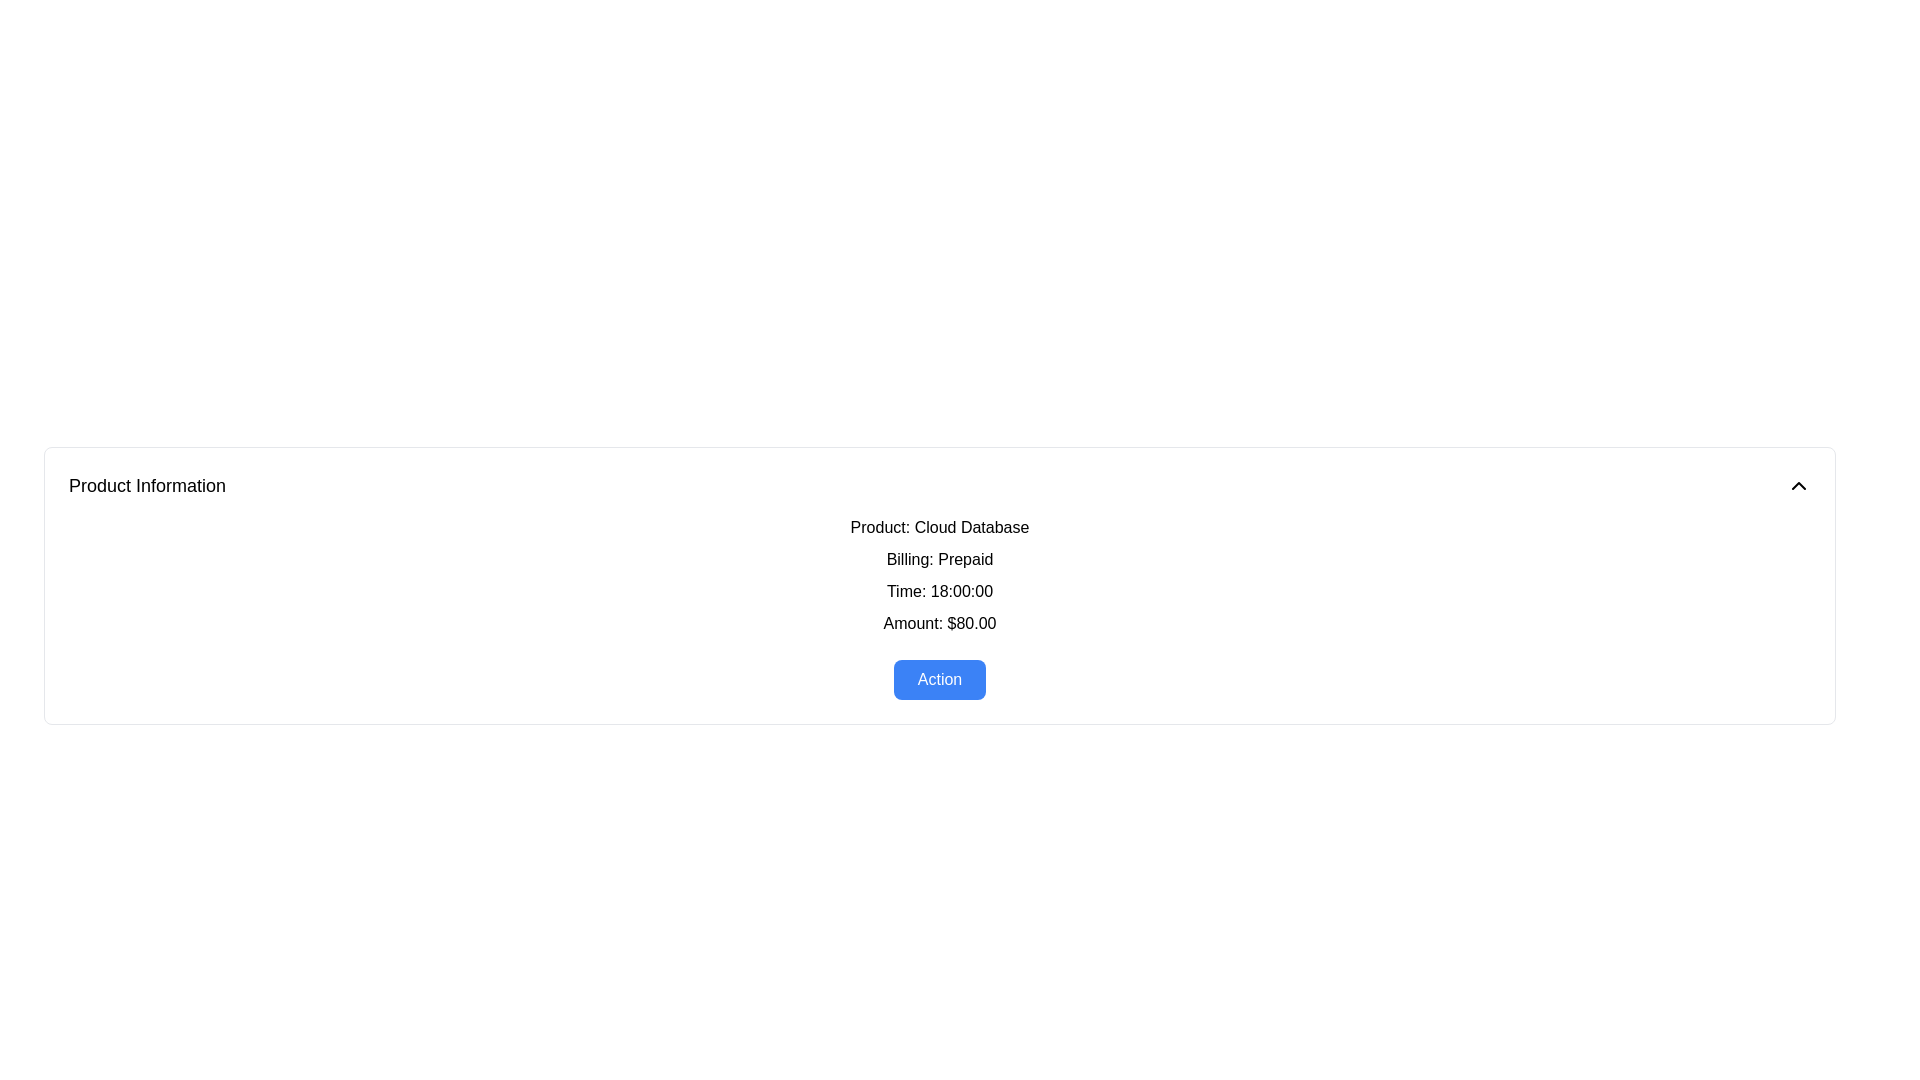 The height and width of the screenshot is (1080, 1920). Describe the element at coordinates (939, 678) in the screenshot. I see `the blue rectangular button labeled 'Action' with white text in the center` at that location.